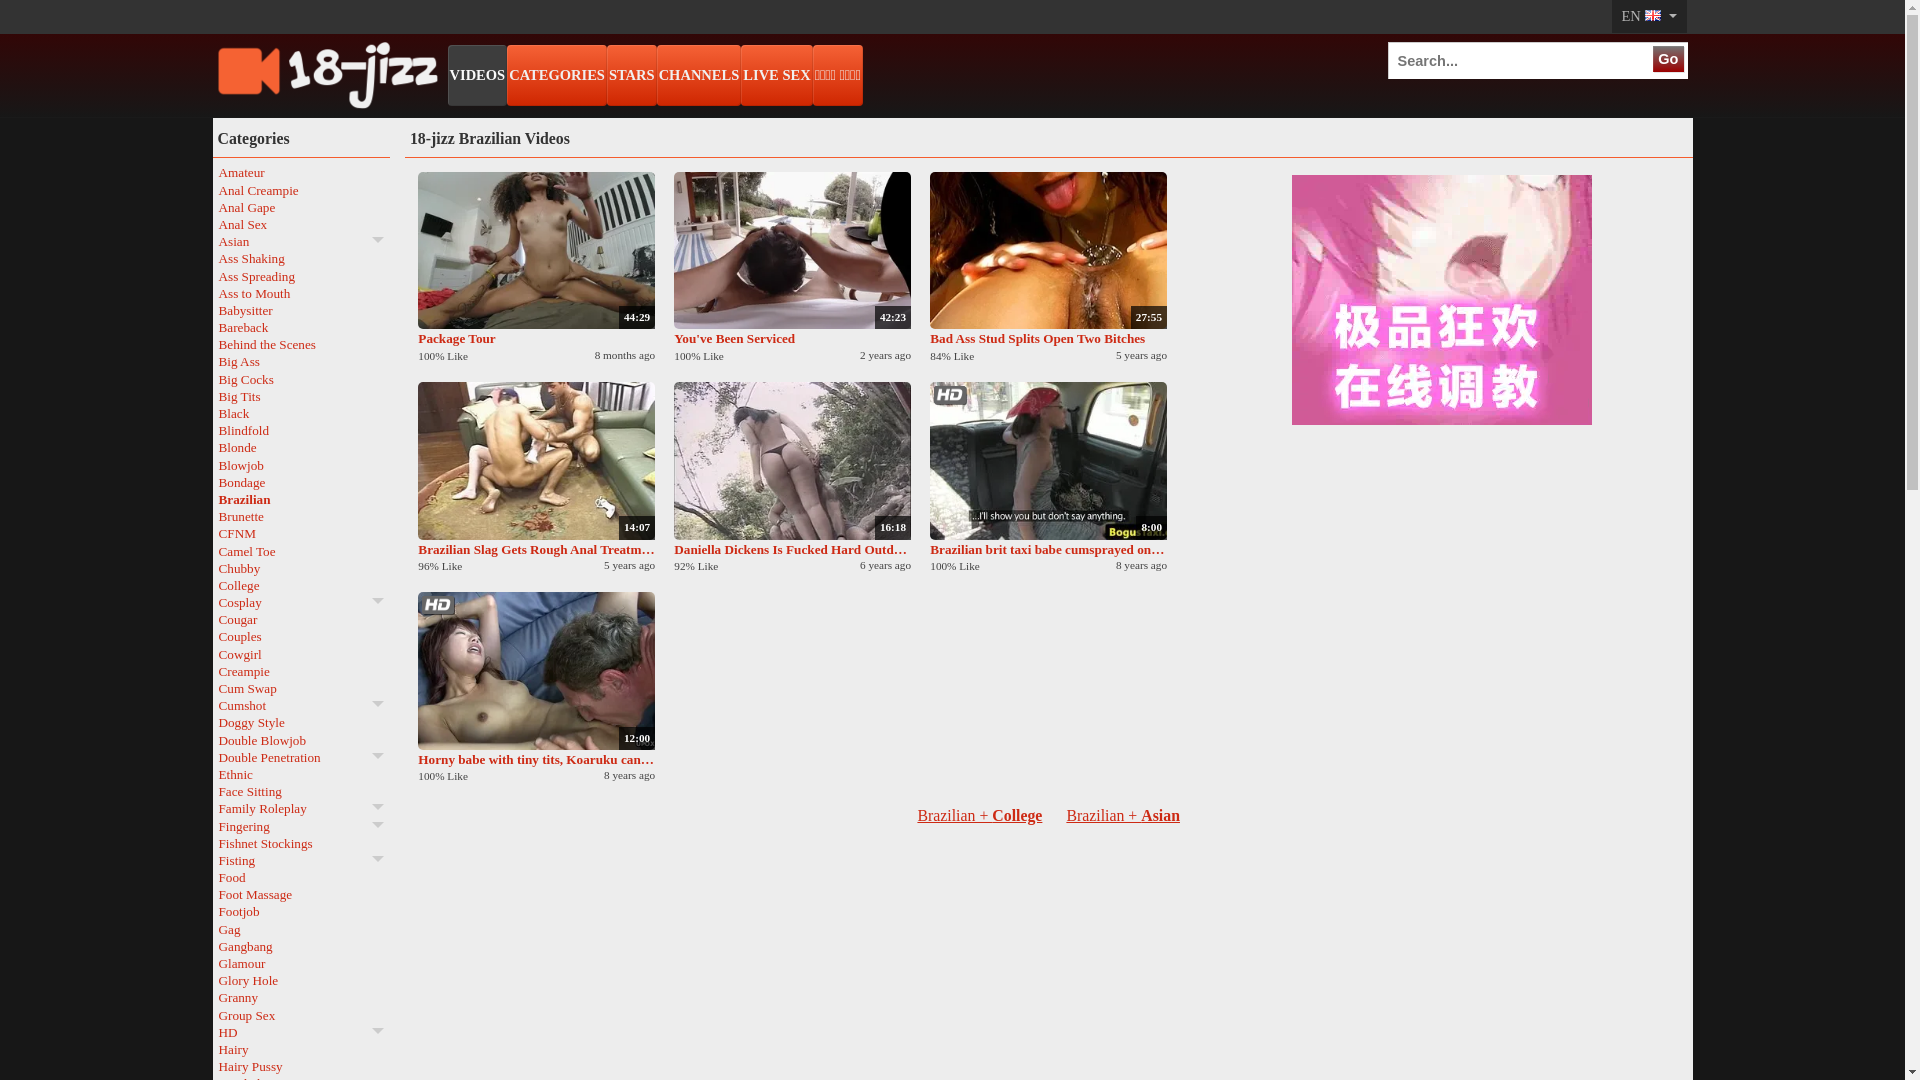 This screenshot has width=1920, height=1080. I want to click on 'Cosplay', so click(300, 601).